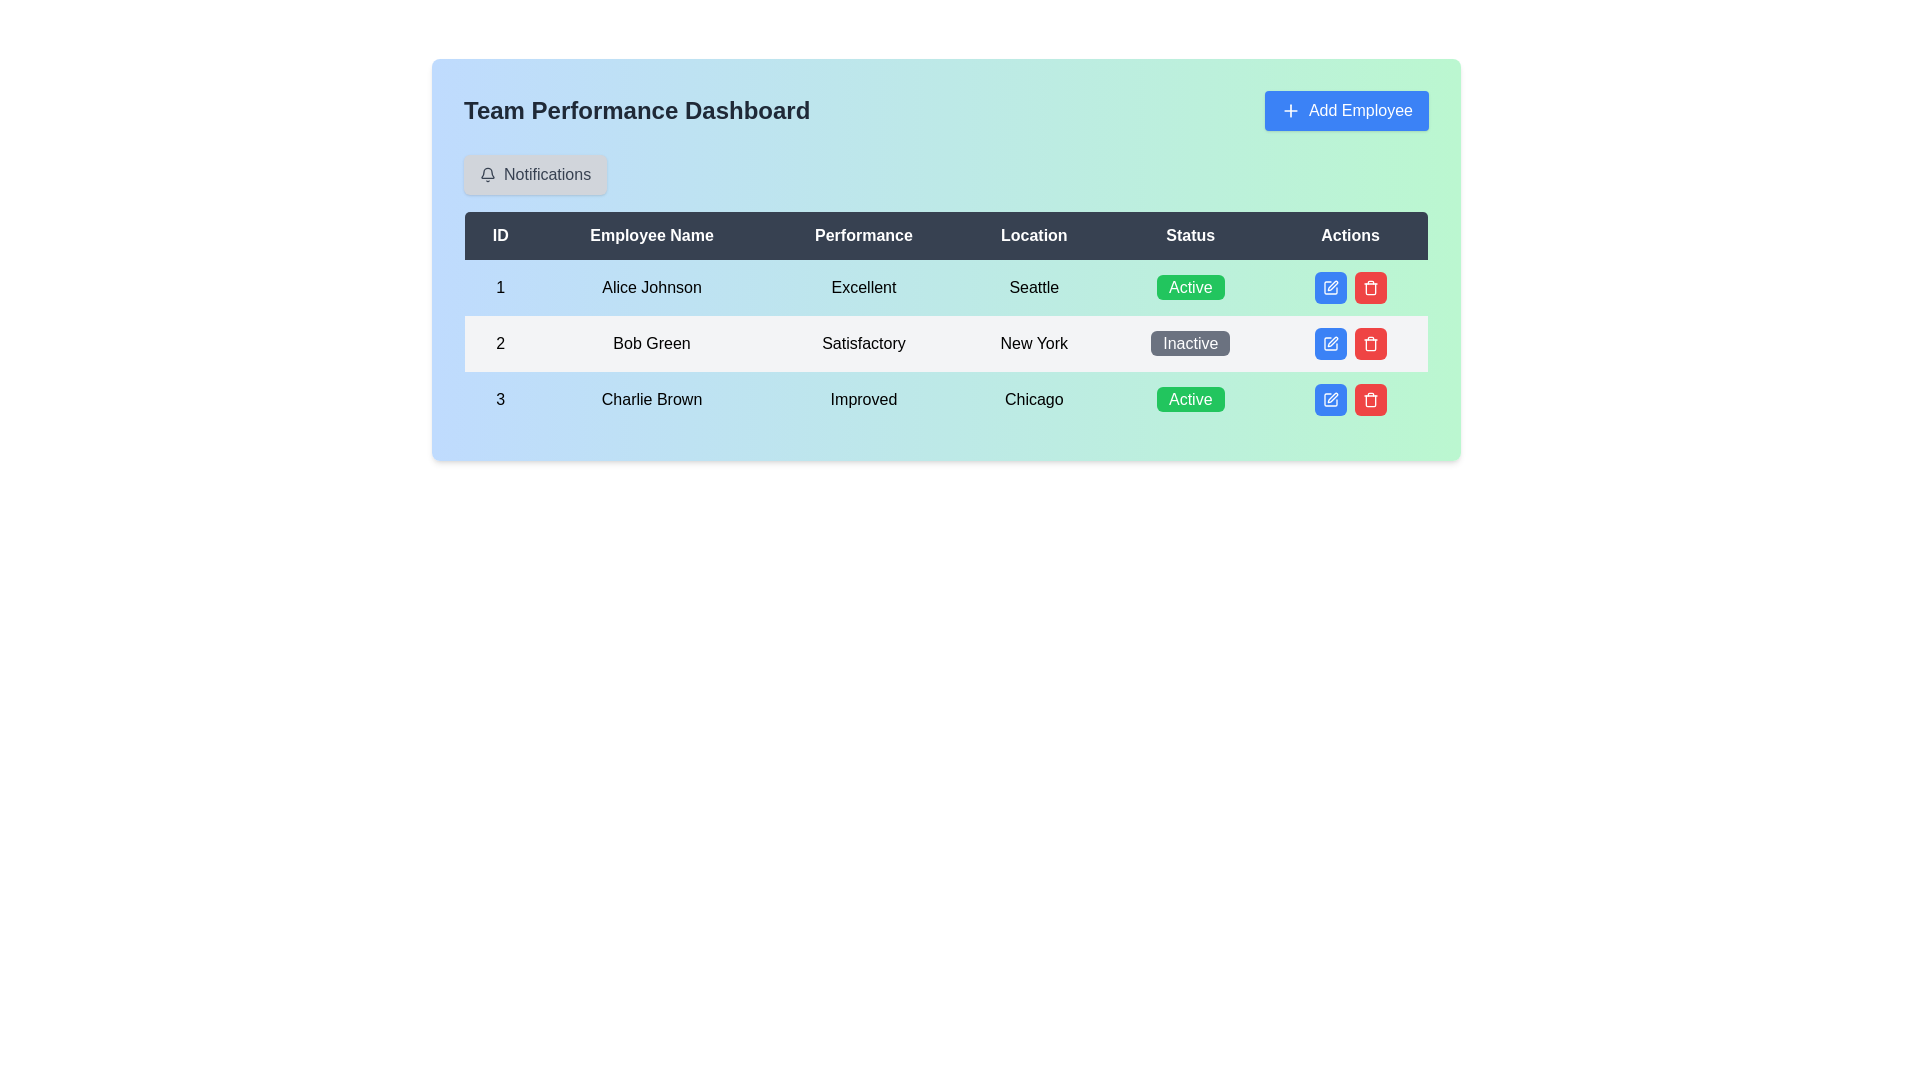 Image resolution: width=1920 pixels, height=1080 pixels. What do you see at coordinates (1034, 234) in the screenshot?
I see `the text label displaying 'Location', which is styled with bold white text on a dark background, located in the header row of a table between 'Performance' and 'Status'` at bounding box center [1034, 234].